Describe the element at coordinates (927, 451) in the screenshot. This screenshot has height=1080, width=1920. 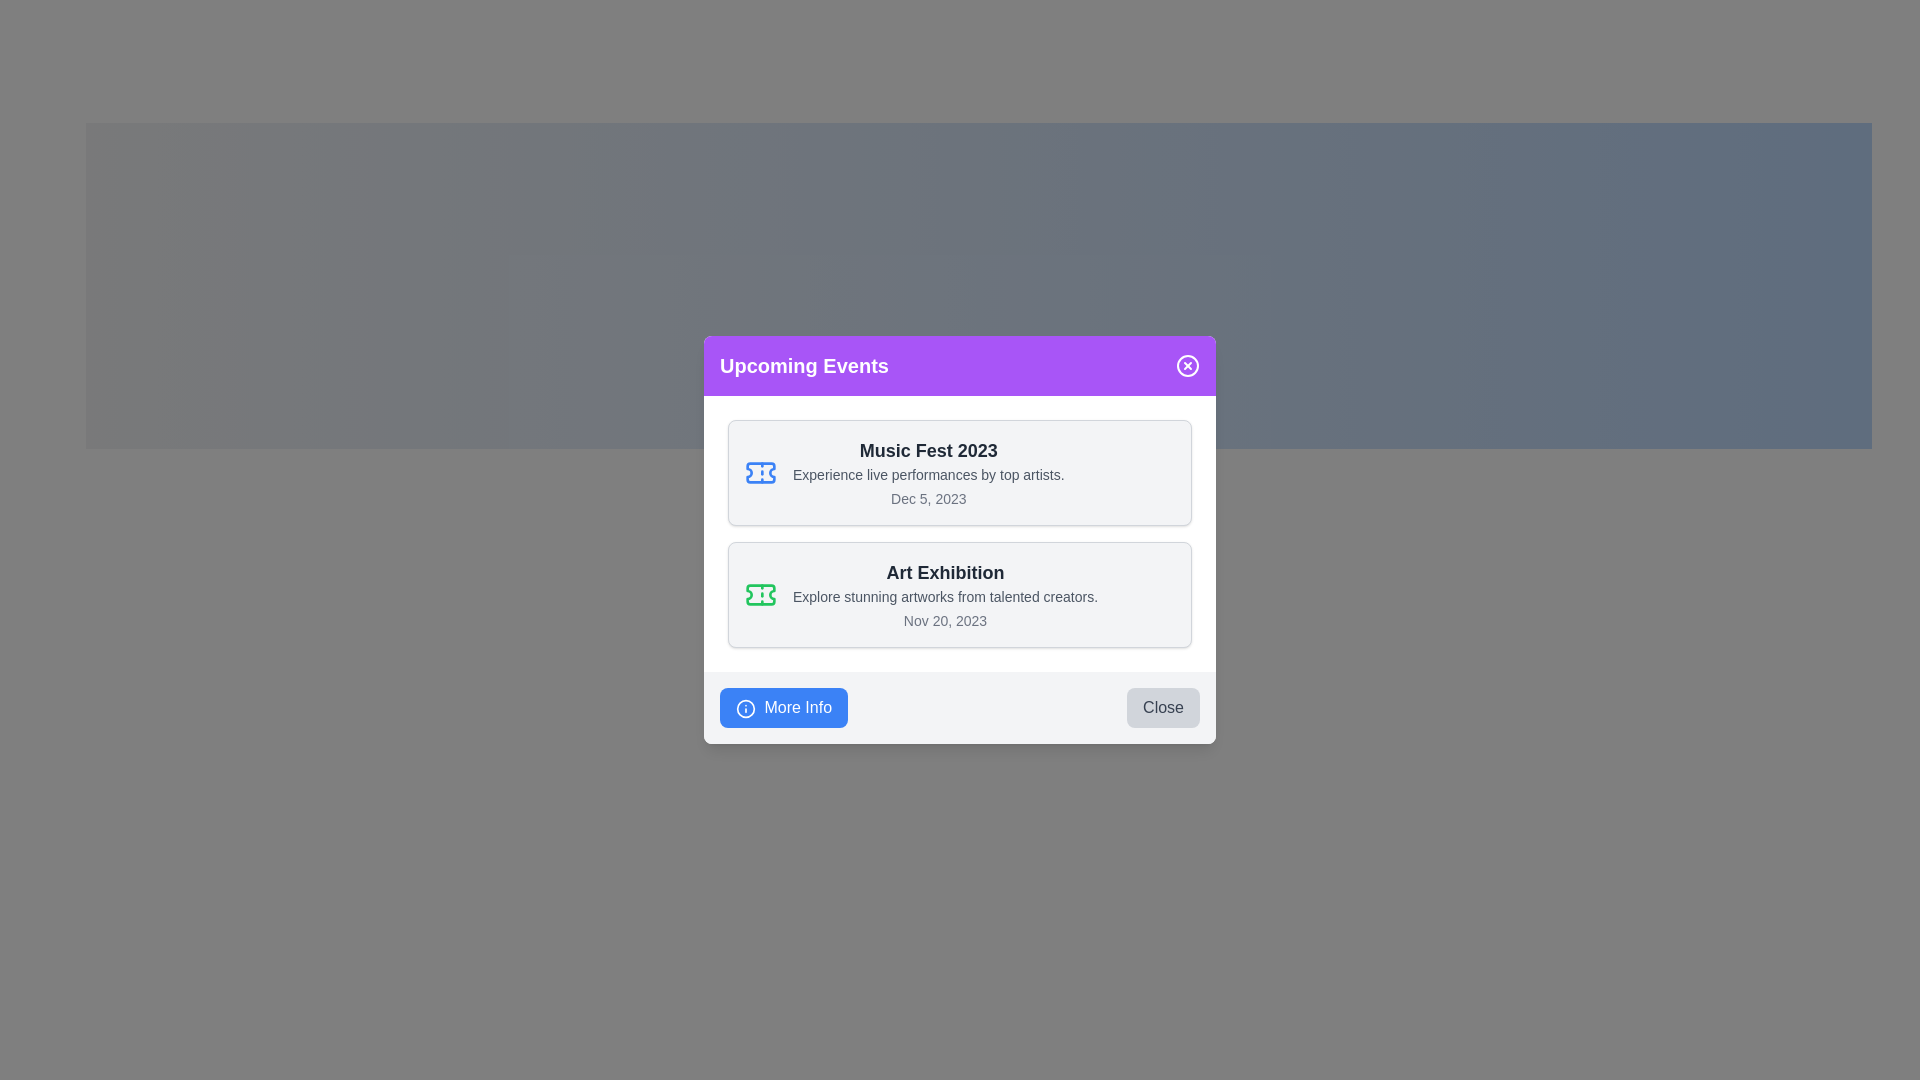
I see `the main title text label for the 'Music Fest 2023' event` at that location.